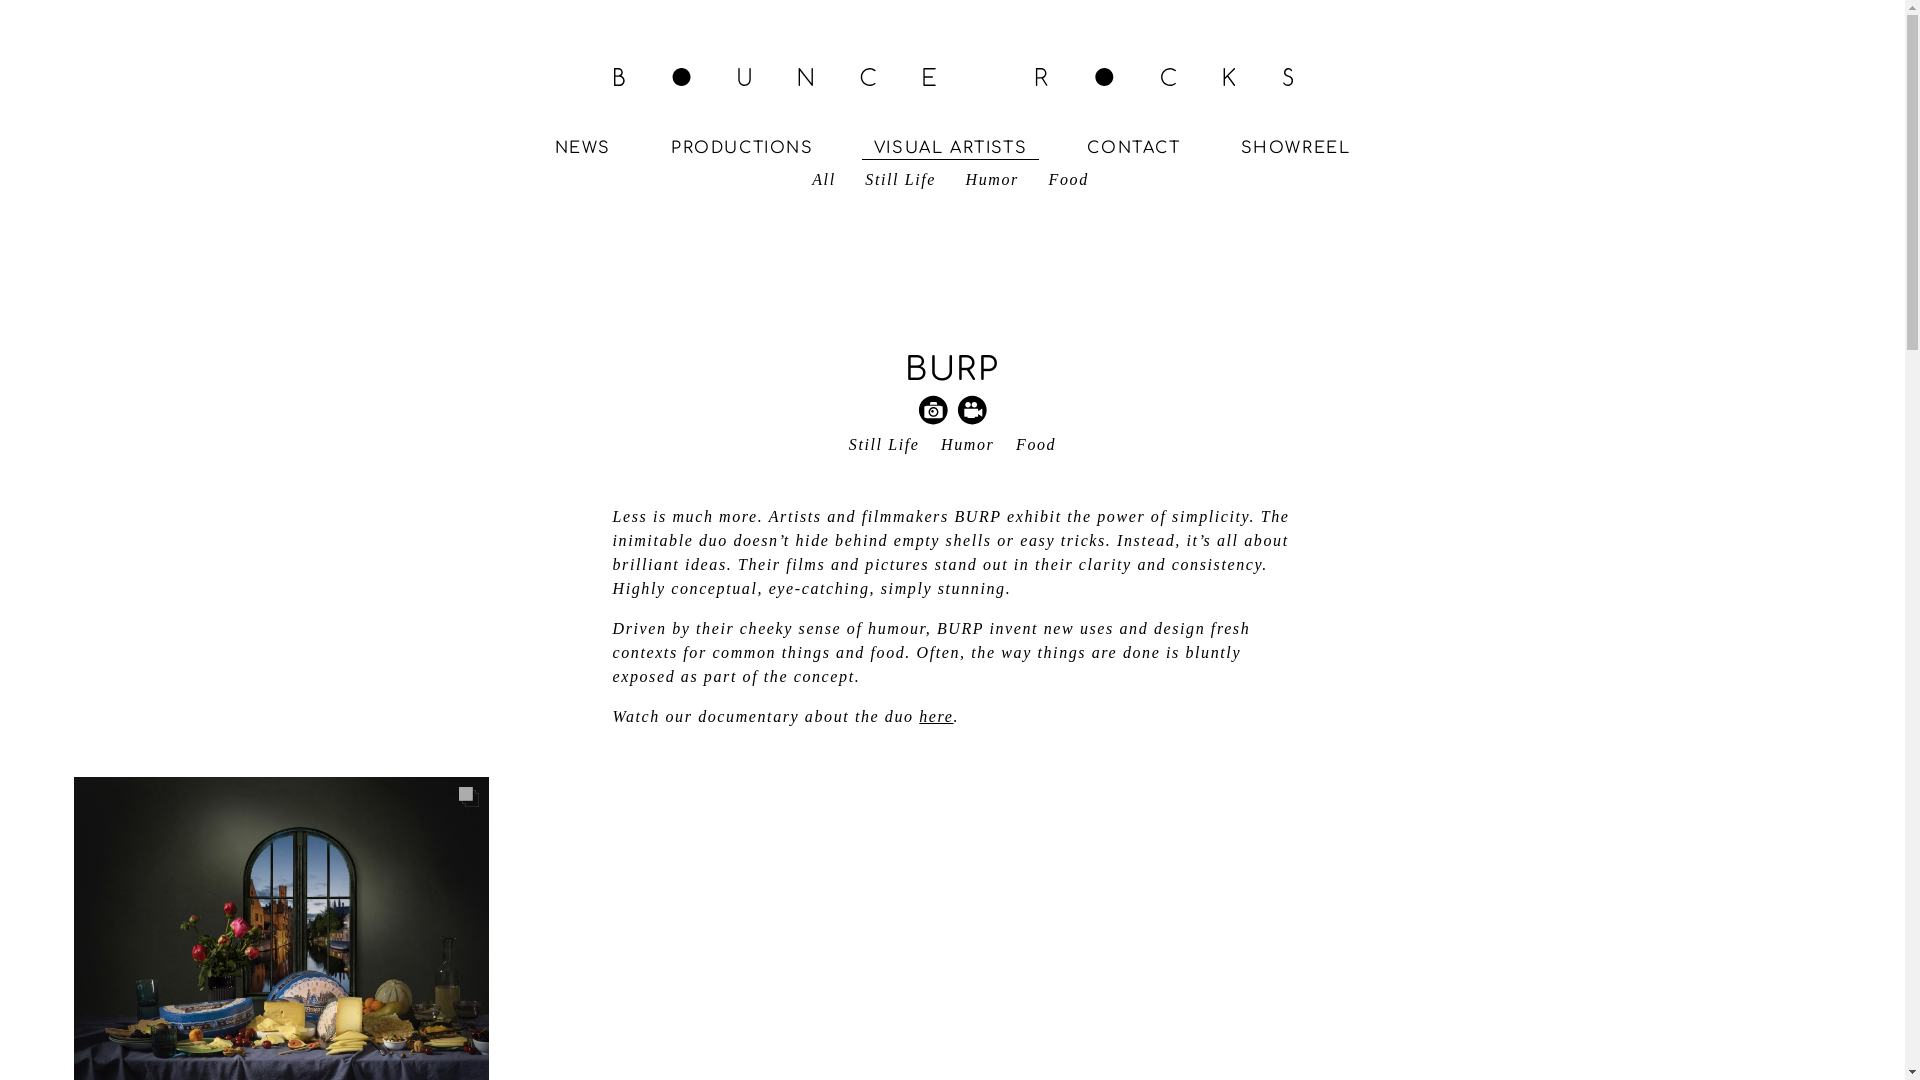 The height and width of the screenshot is (1080, 1920). I want to click on 'Food', so click(1036, 178).